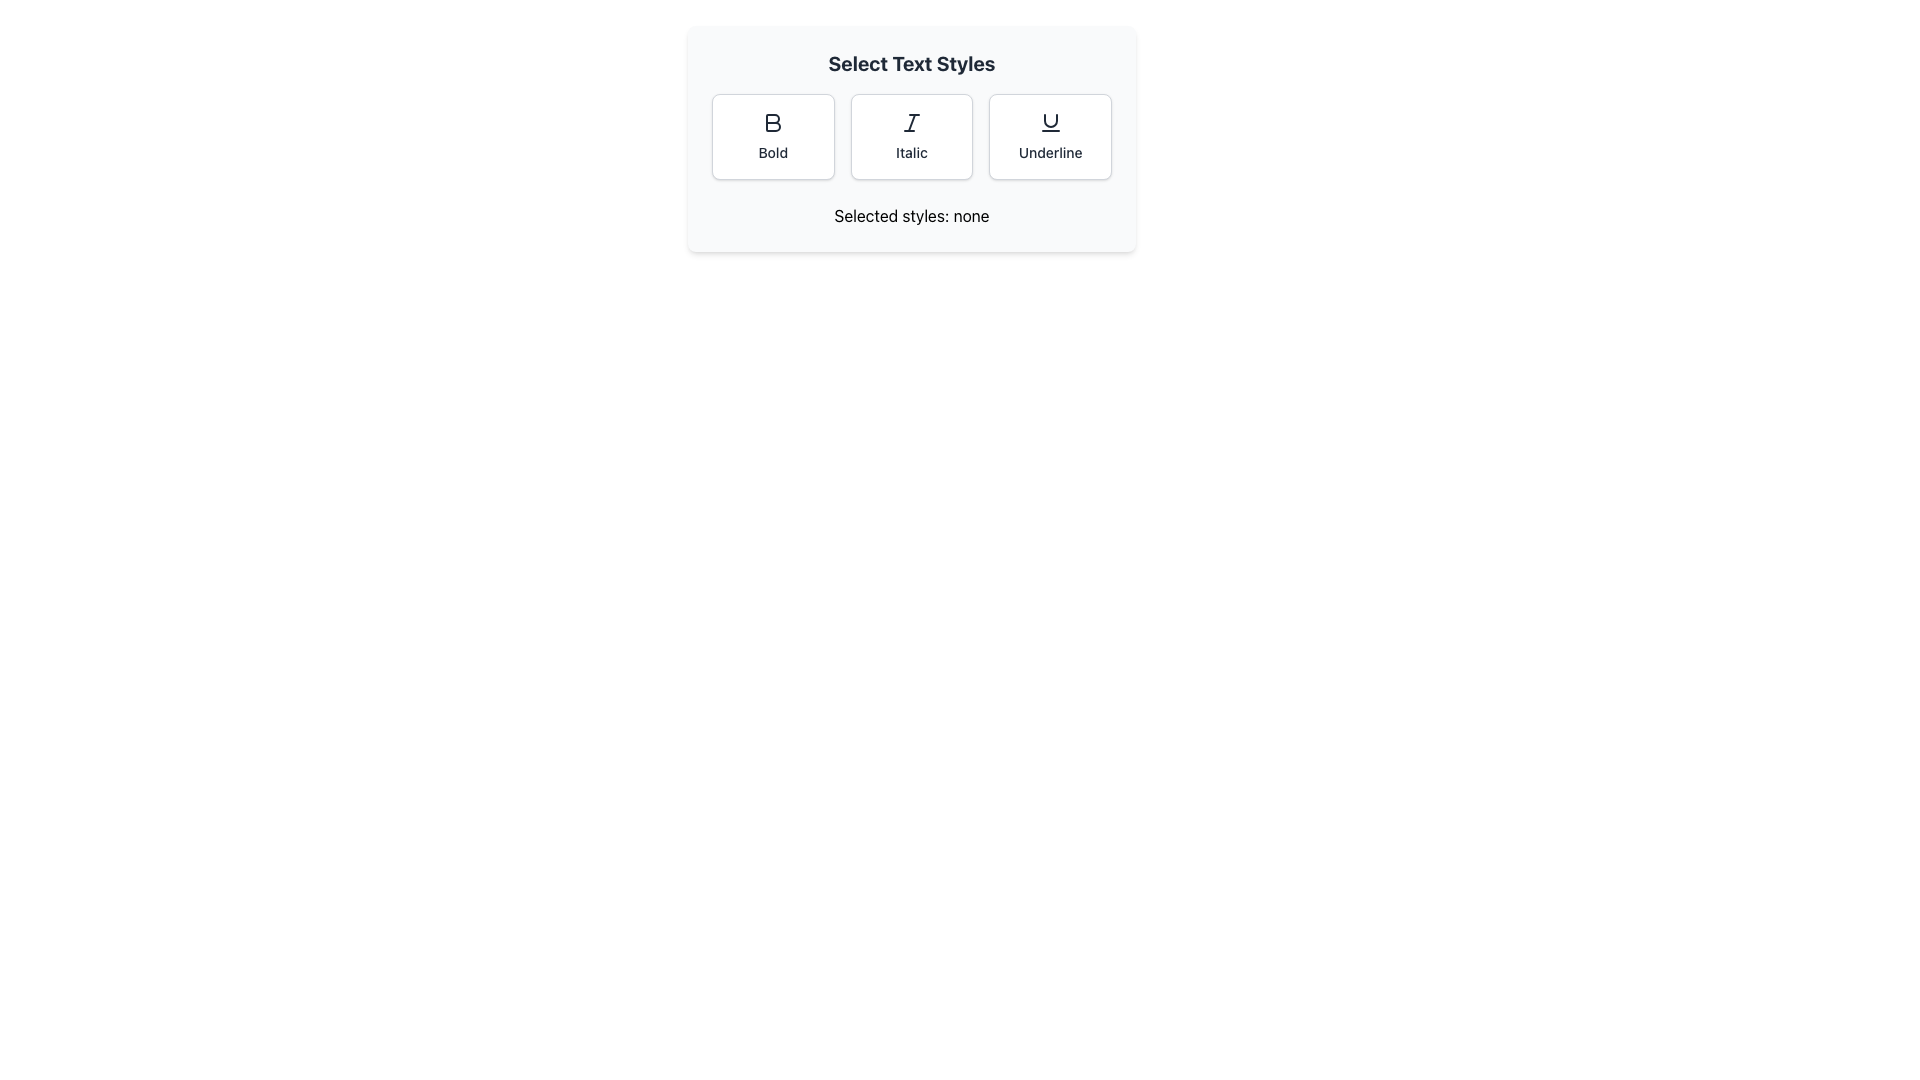 This screenshot has height=1080, width=1920. Describe the element at coordinates (911, 123) in the screenshot. I see `the diagonal line forming part of the 'Italic' icon within the selectable button under the 'Select Text Styles' heading` at that location.